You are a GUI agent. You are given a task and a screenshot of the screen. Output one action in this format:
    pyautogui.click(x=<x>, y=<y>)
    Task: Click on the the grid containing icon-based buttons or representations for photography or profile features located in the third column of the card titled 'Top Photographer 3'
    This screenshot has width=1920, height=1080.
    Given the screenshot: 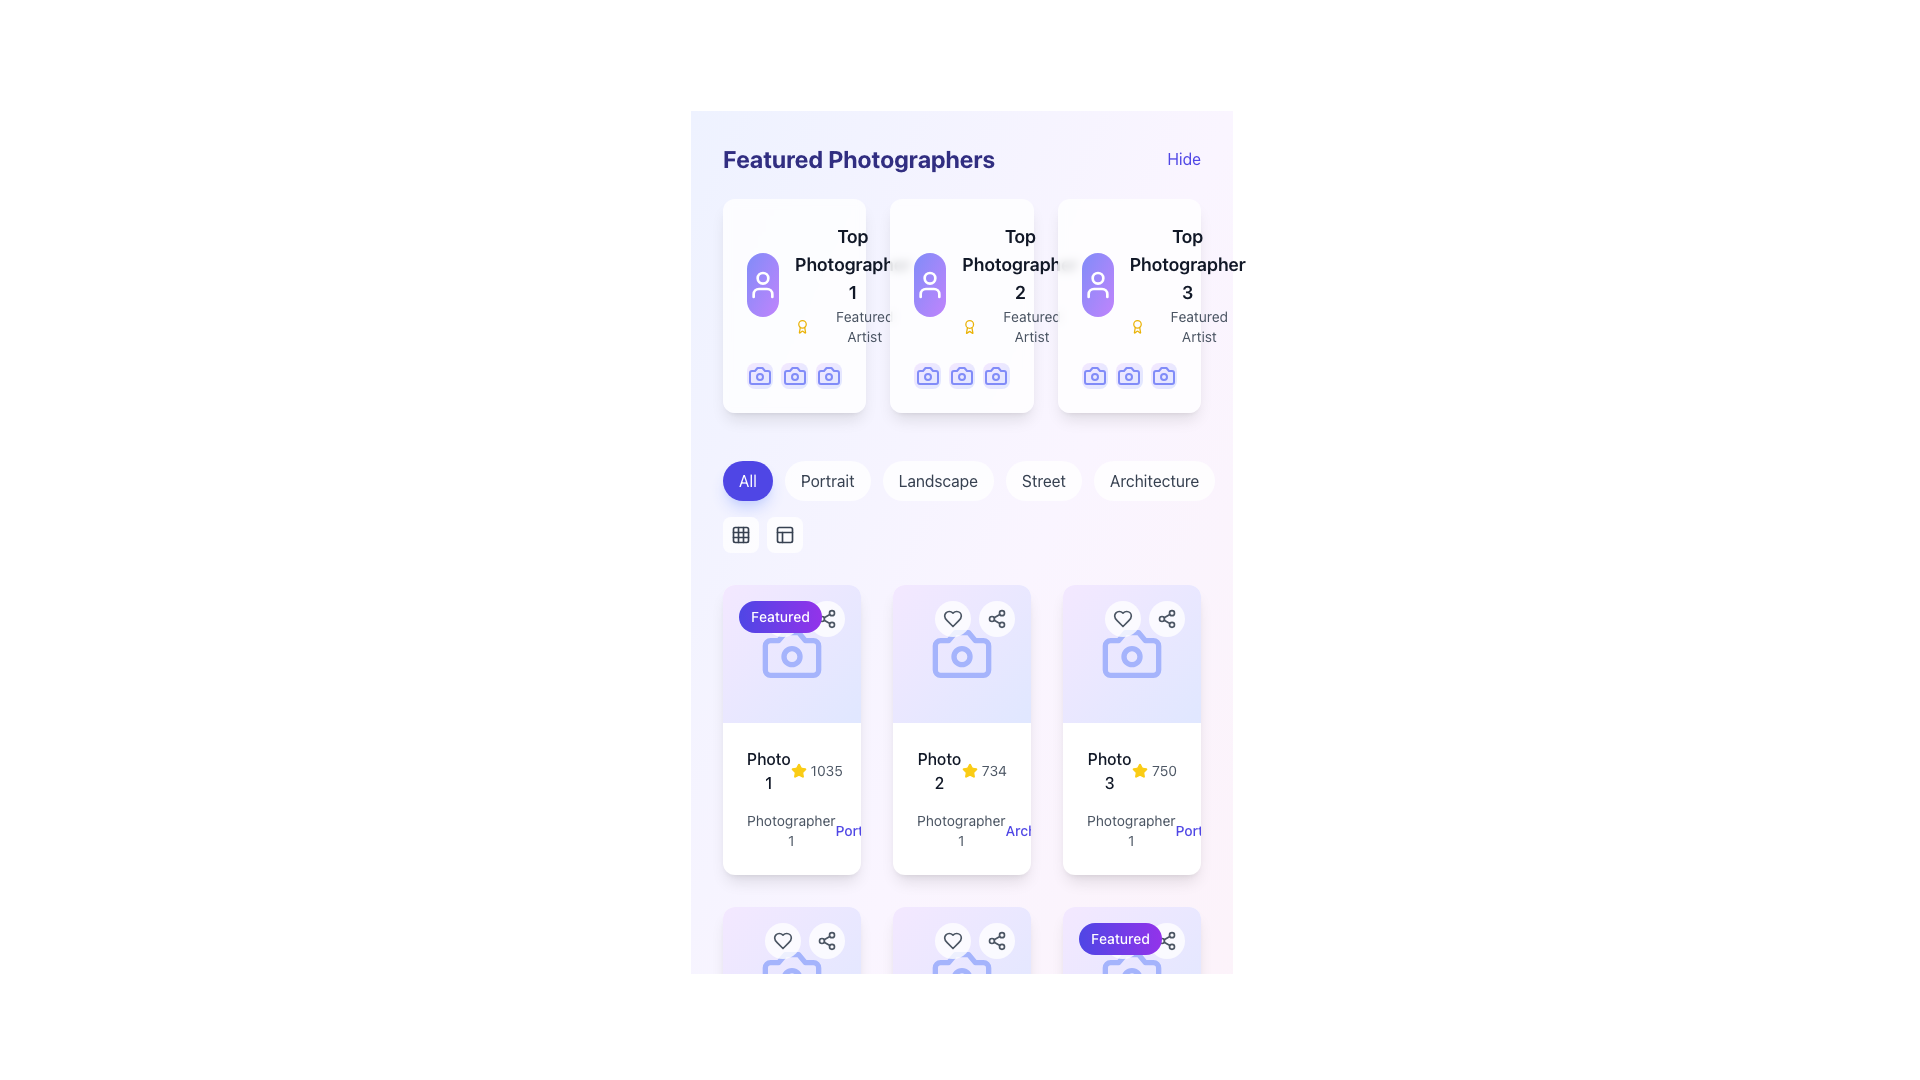 What is the action you would take?
    pyautogui.click(x=1129, y=376)
    